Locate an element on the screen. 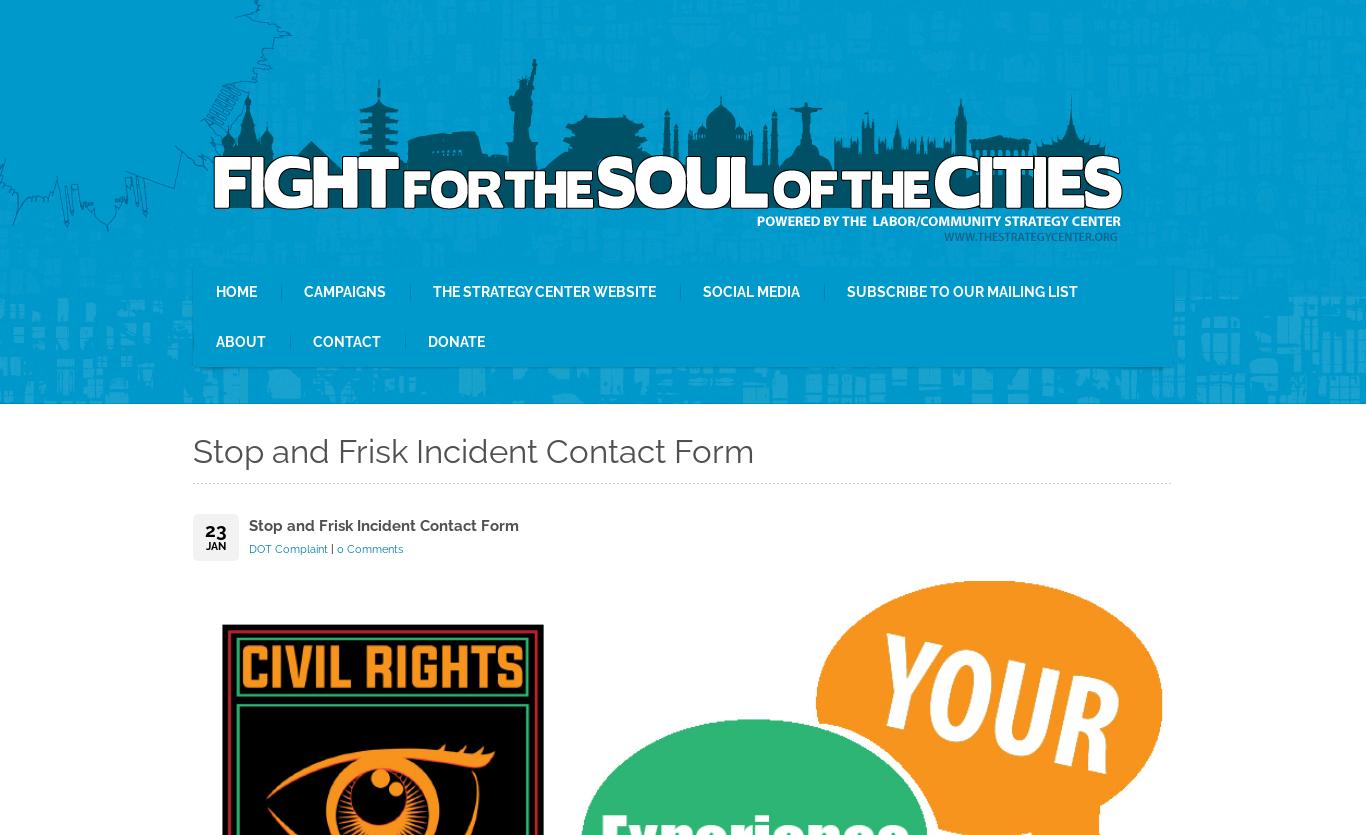 This screenshot has width=1366, height=835. 'Contact' is located at coordinates (345, 342).